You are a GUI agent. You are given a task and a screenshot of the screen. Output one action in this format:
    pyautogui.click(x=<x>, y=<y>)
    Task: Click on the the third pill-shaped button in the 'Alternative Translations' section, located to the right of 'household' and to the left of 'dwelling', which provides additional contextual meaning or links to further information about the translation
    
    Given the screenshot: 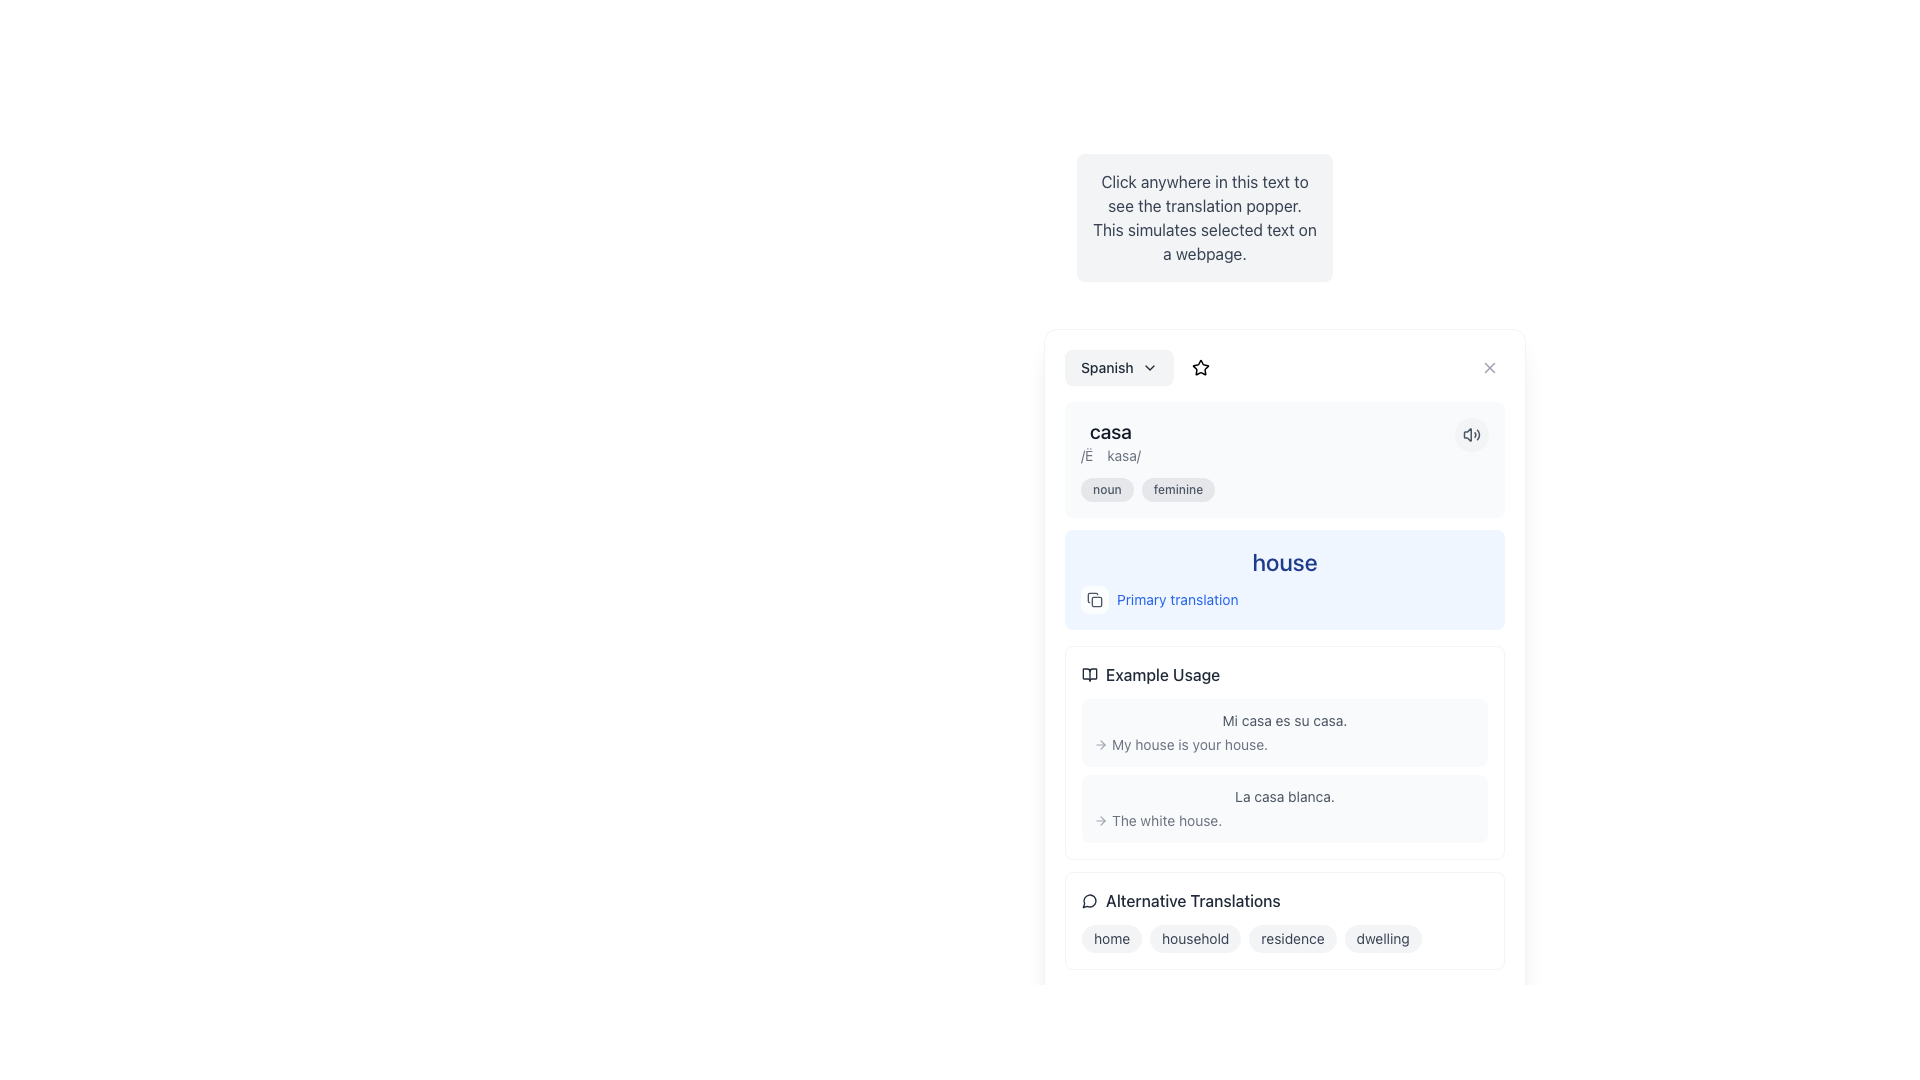 What is the action you would take?
    pyautogui.click(x=1292, y=938)
    